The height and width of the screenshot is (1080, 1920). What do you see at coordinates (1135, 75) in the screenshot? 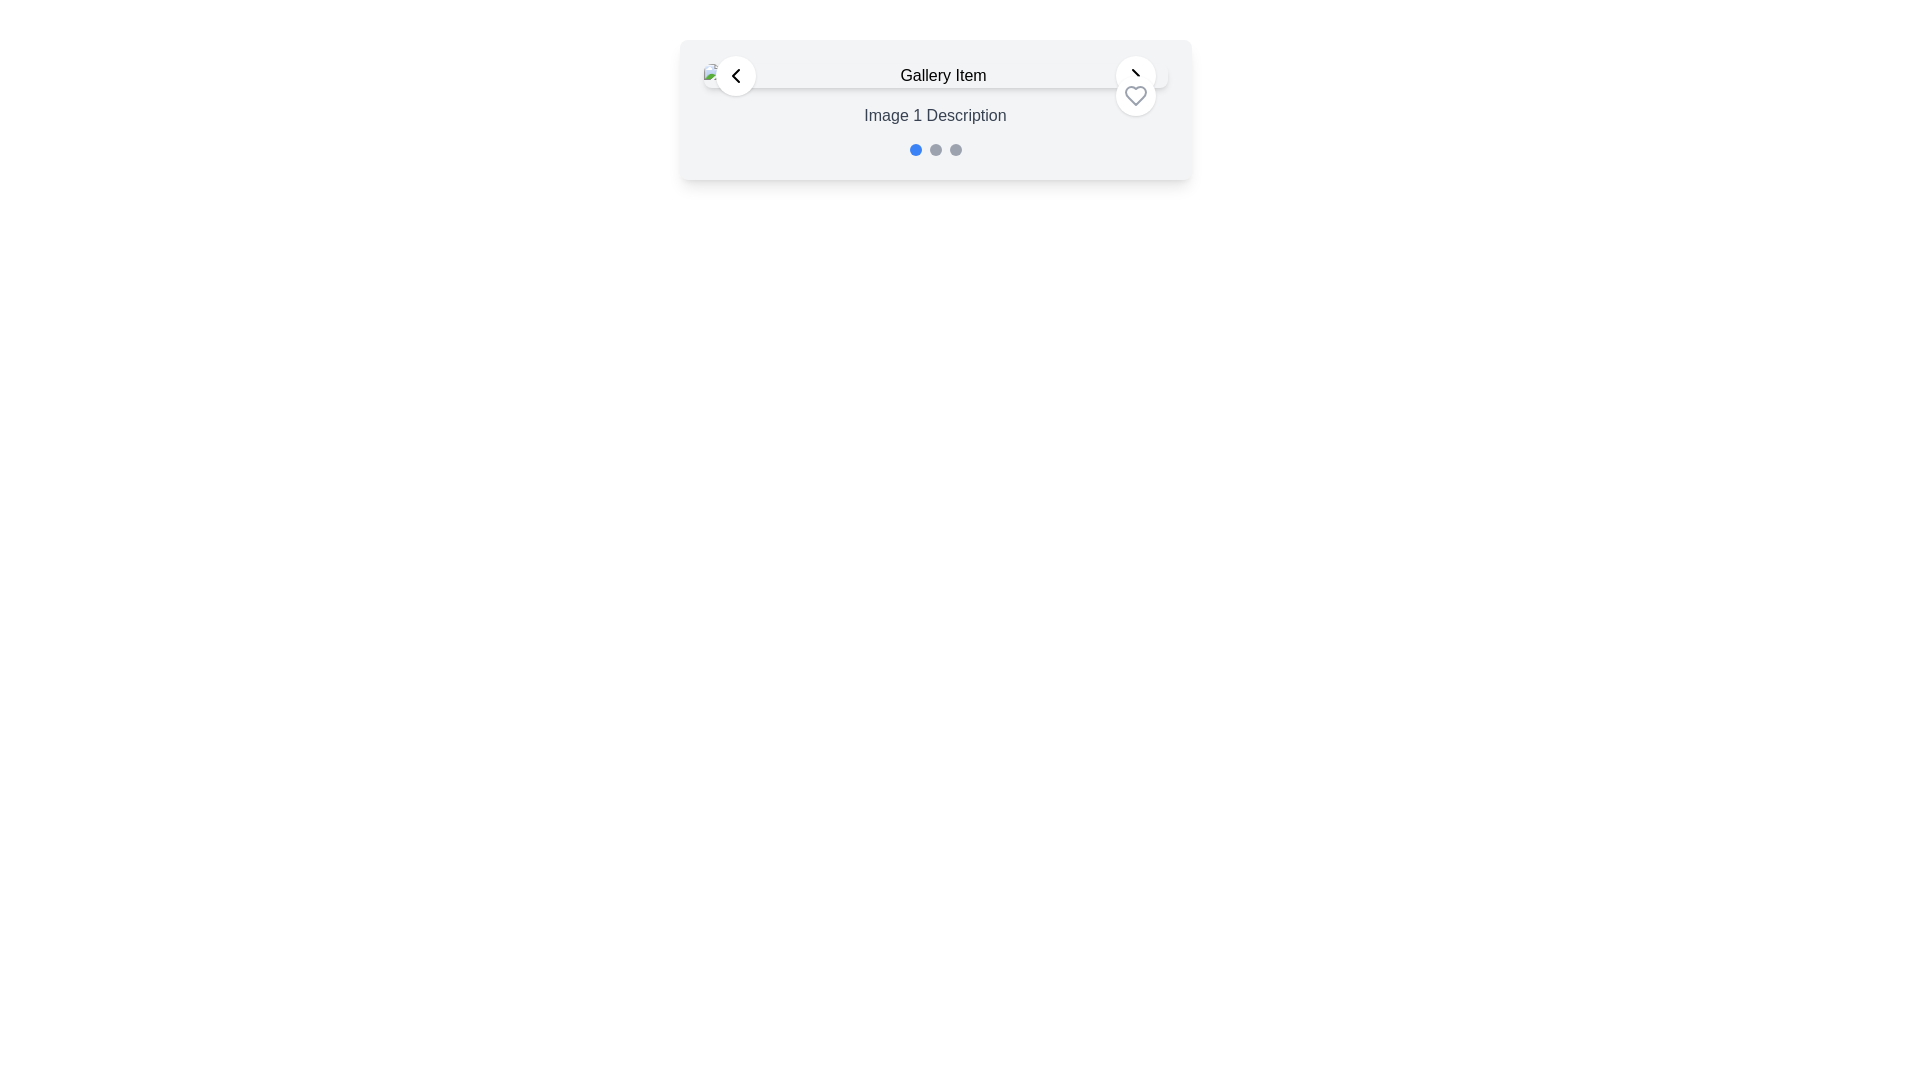
I see `the right-facing chevron icon within the circular button` at bounding box center [1135, 75].